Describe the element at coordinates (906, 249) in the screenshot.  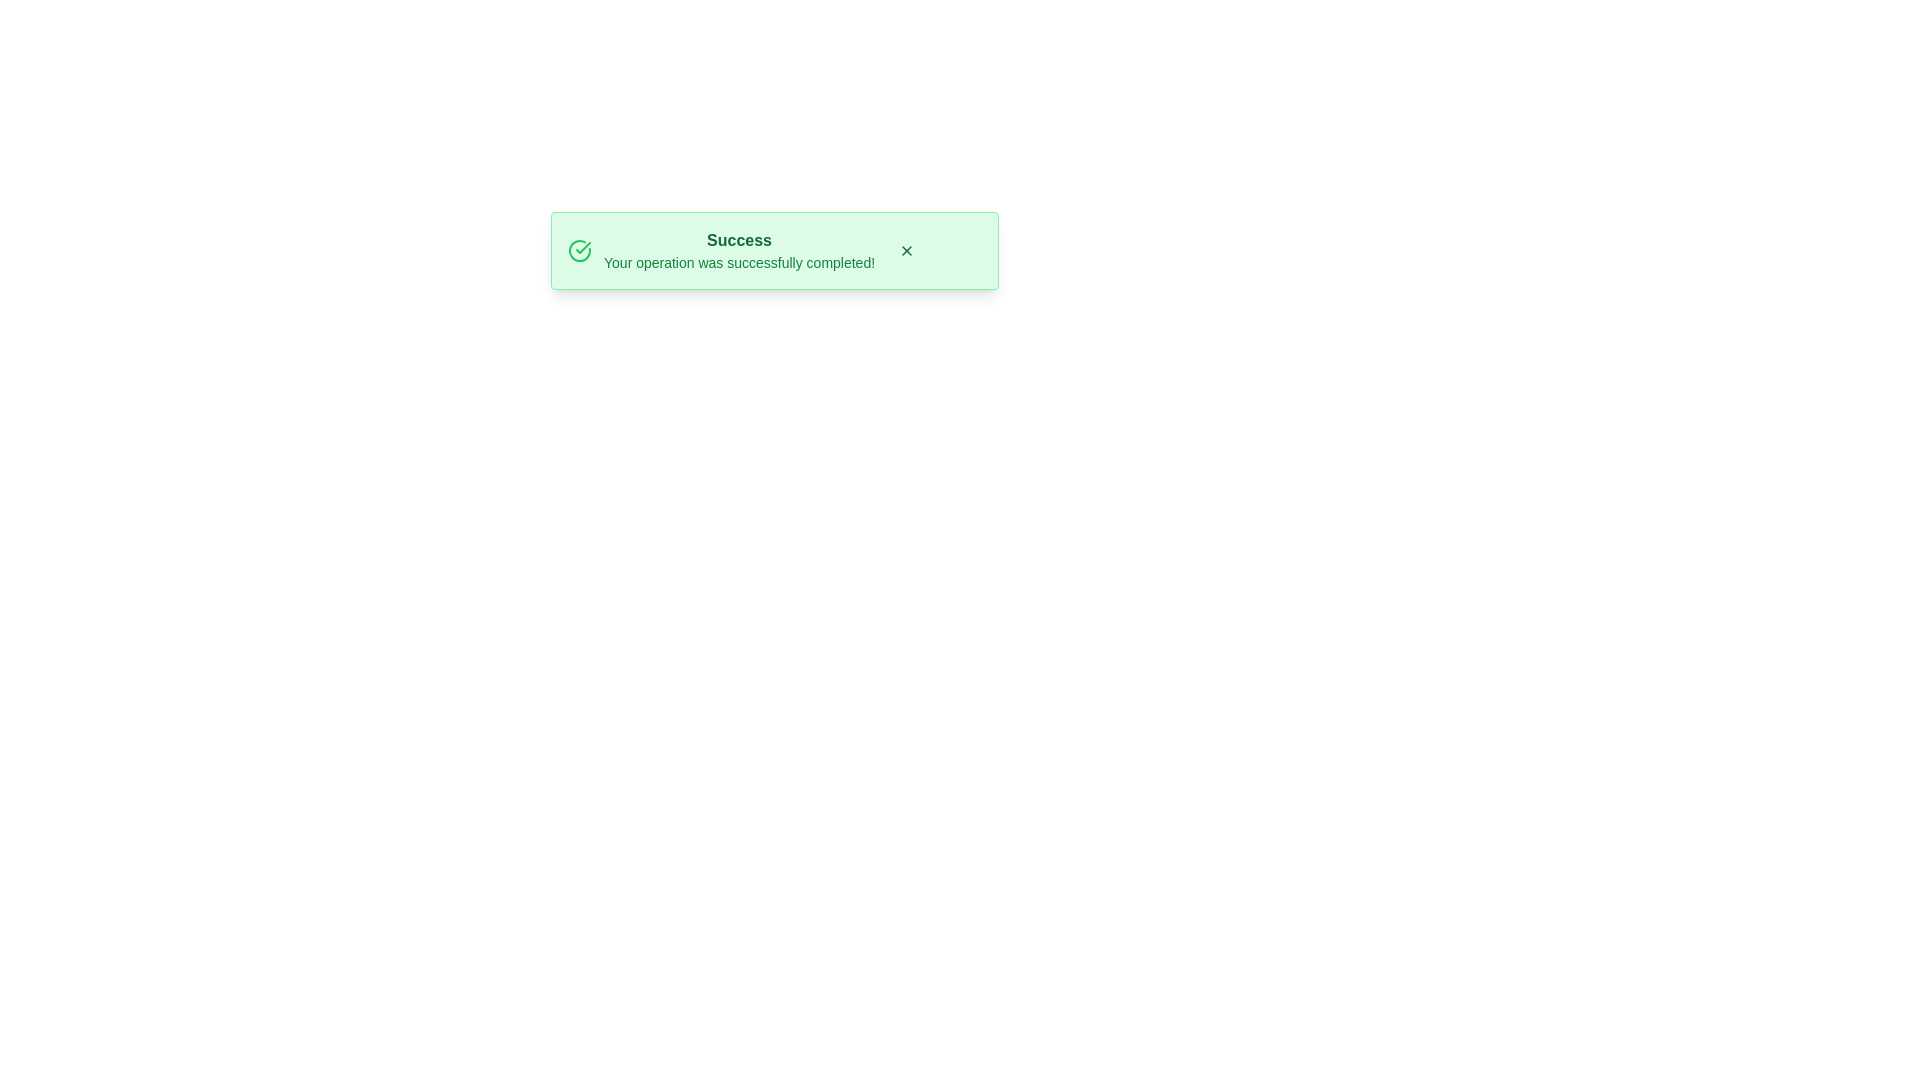
I see `close button to hide the snackbar` at that location.